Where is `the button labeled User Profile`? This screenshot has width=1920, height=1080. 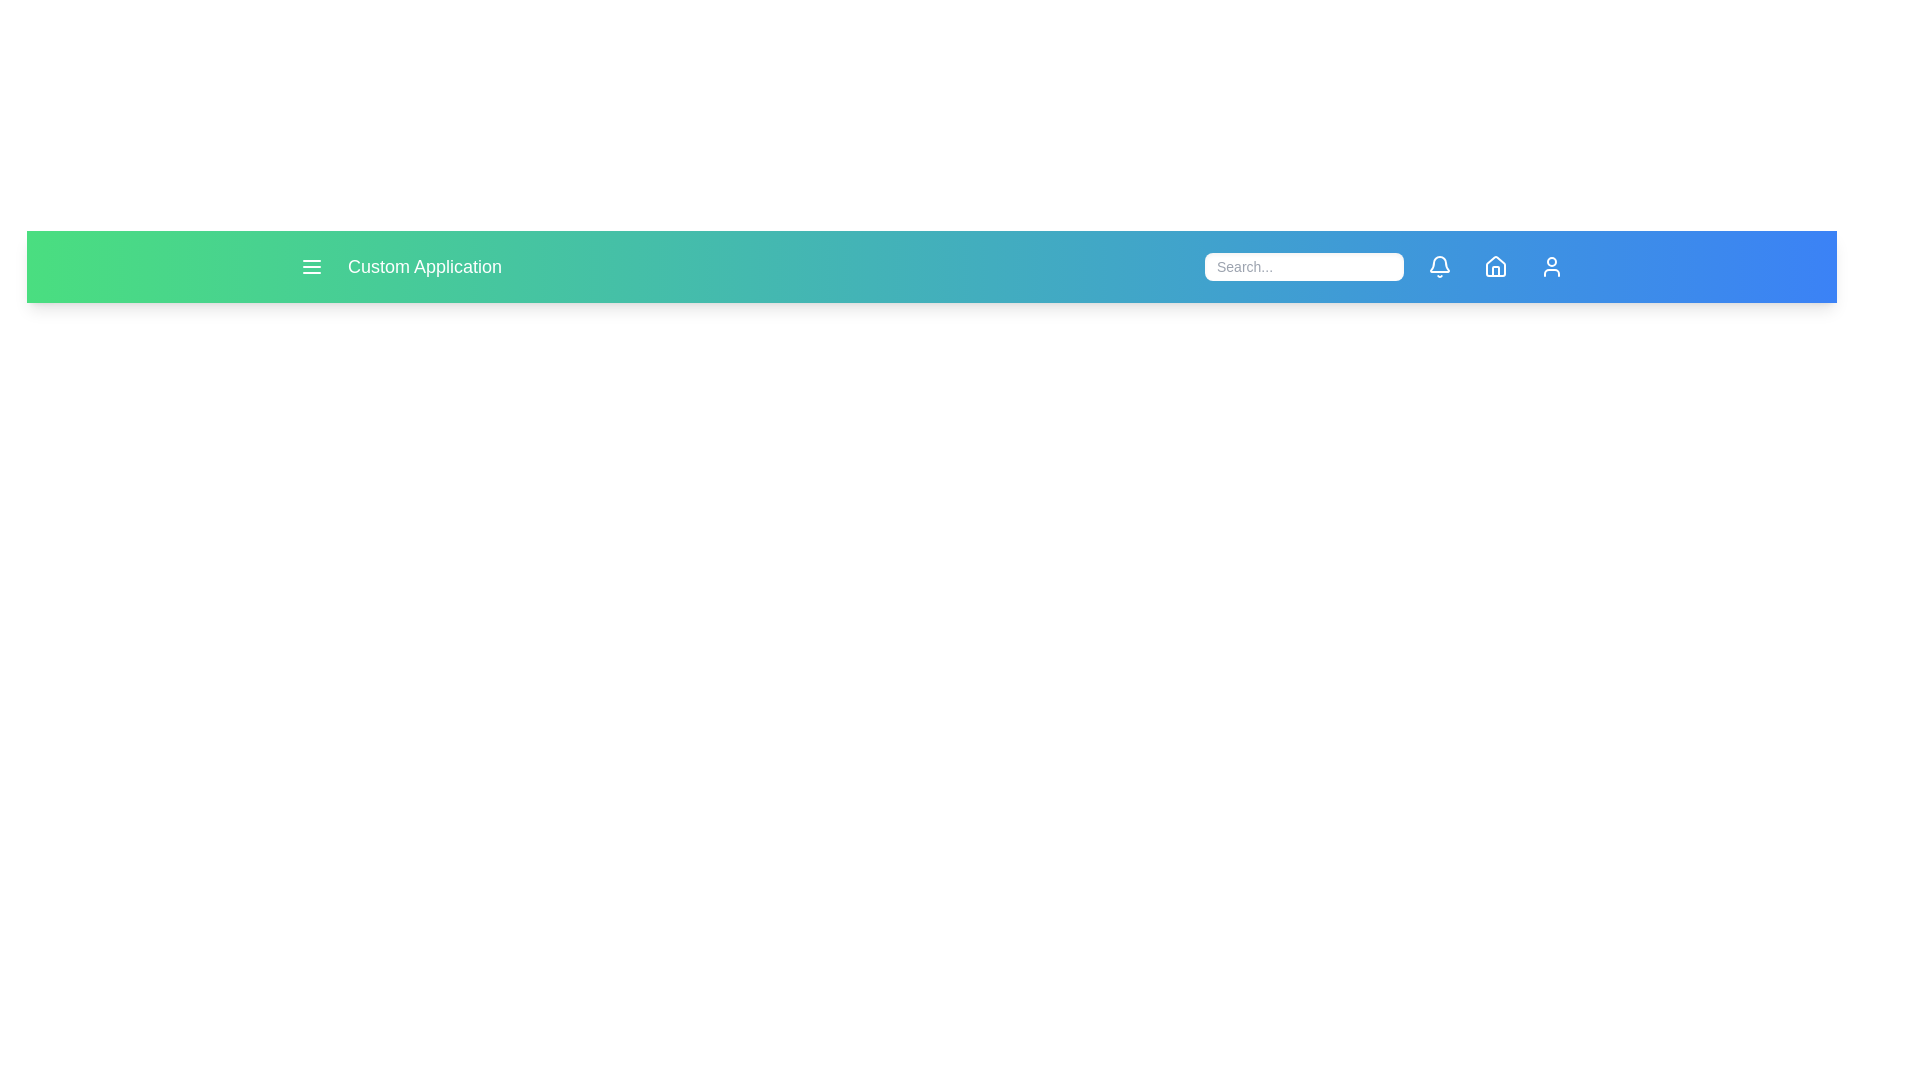
the button labeled User Profile is located at coordinates (1550, 265).